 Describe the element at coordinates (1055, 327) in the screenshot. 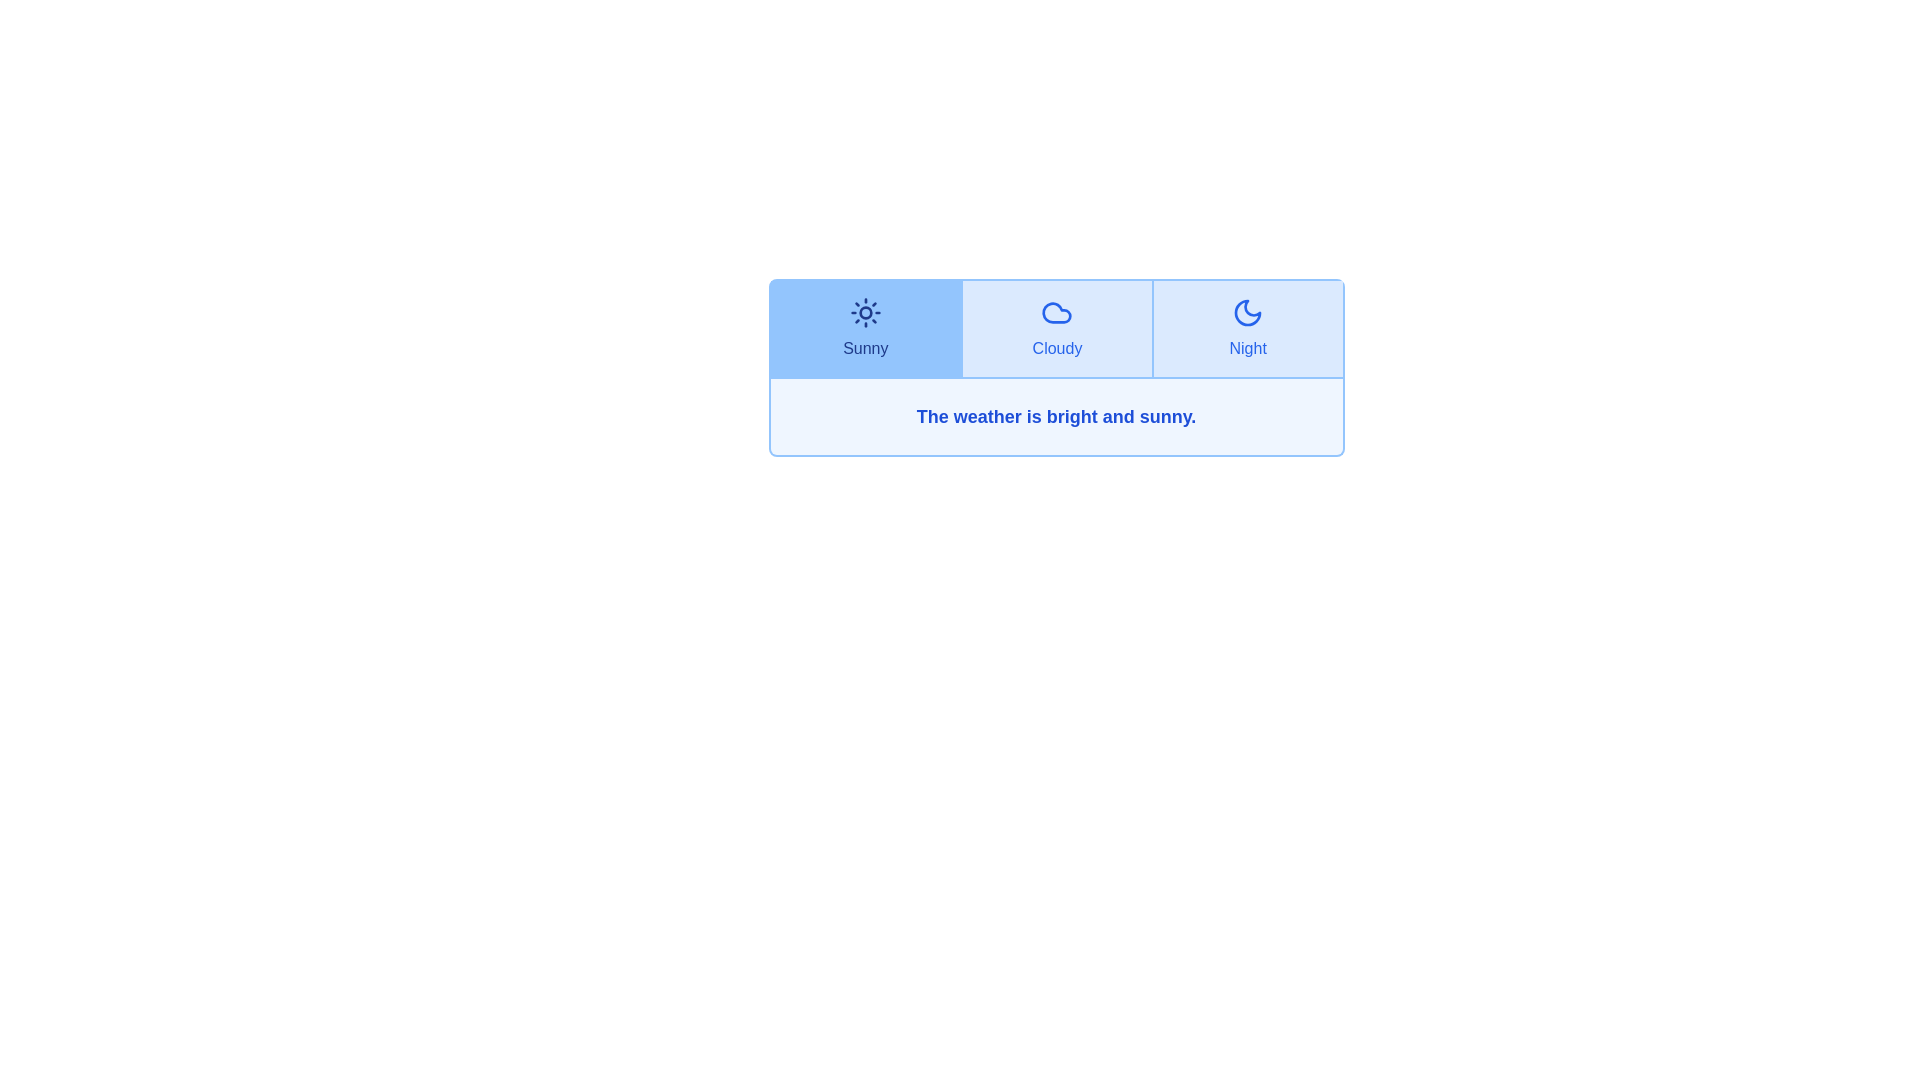

I see `the Cloudy tab` at that location.